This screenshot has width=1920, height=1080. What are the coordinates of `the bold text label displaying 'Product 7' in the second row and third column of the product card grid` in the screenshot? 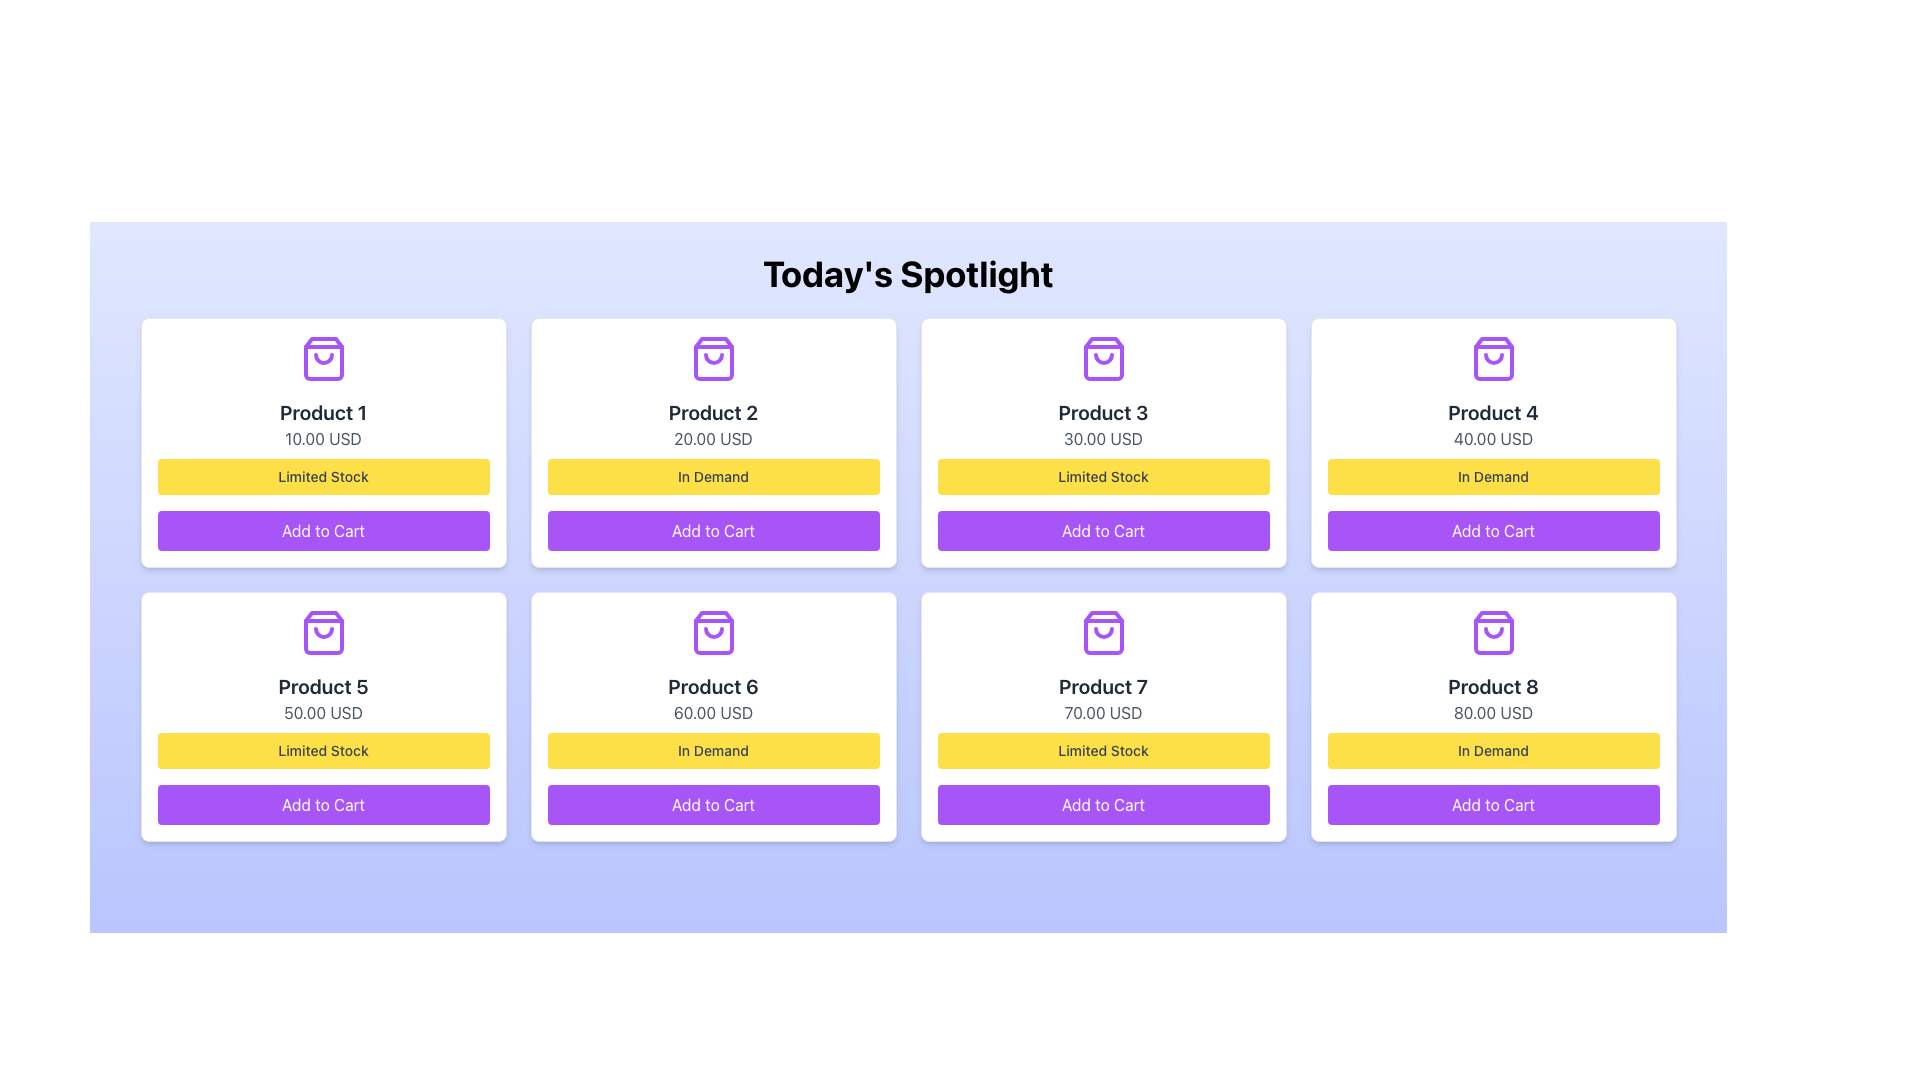 It's located at (1102, 685).